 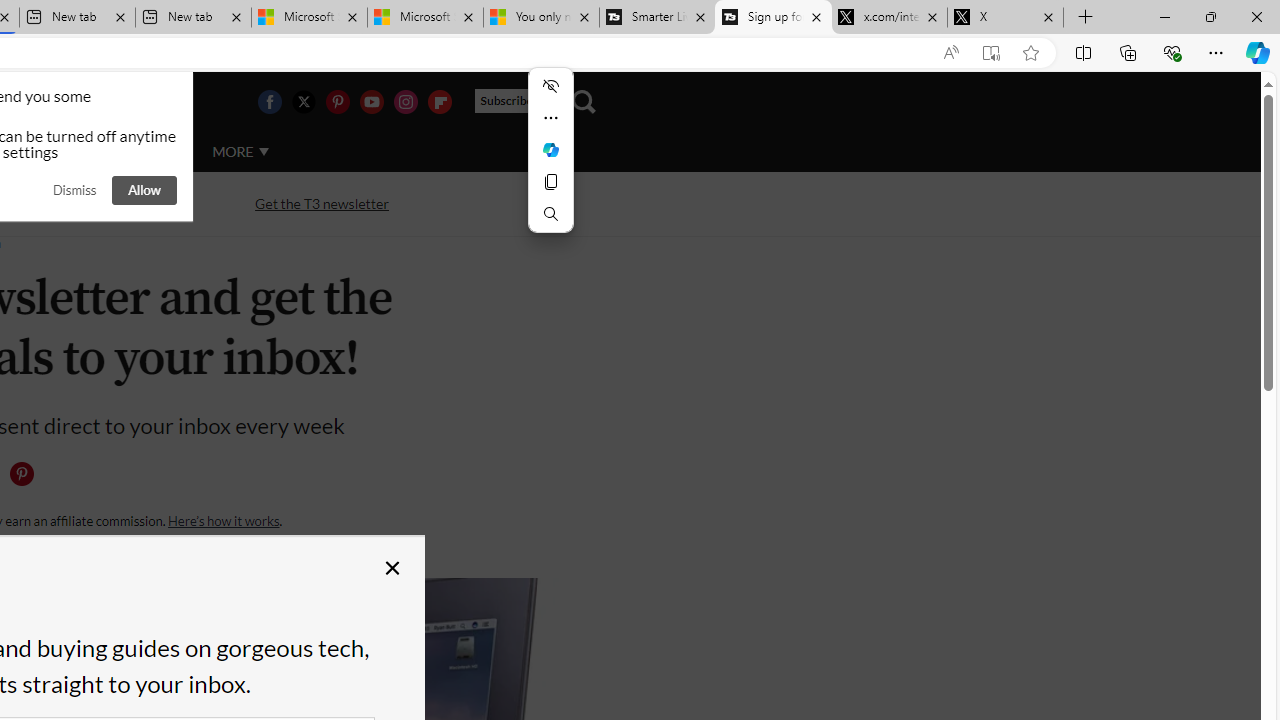 I want to click on 'Get the T3 newsletter', so click(x=322, y=203).